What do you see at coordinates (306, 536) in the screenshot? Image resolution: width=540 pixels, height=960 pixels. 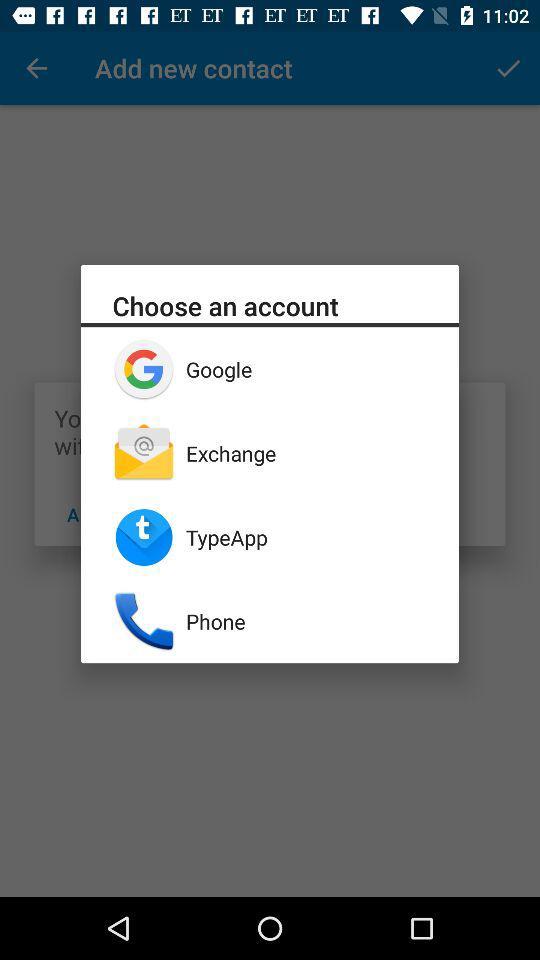 I see `typeapp item` at bounding box center [306, 536].